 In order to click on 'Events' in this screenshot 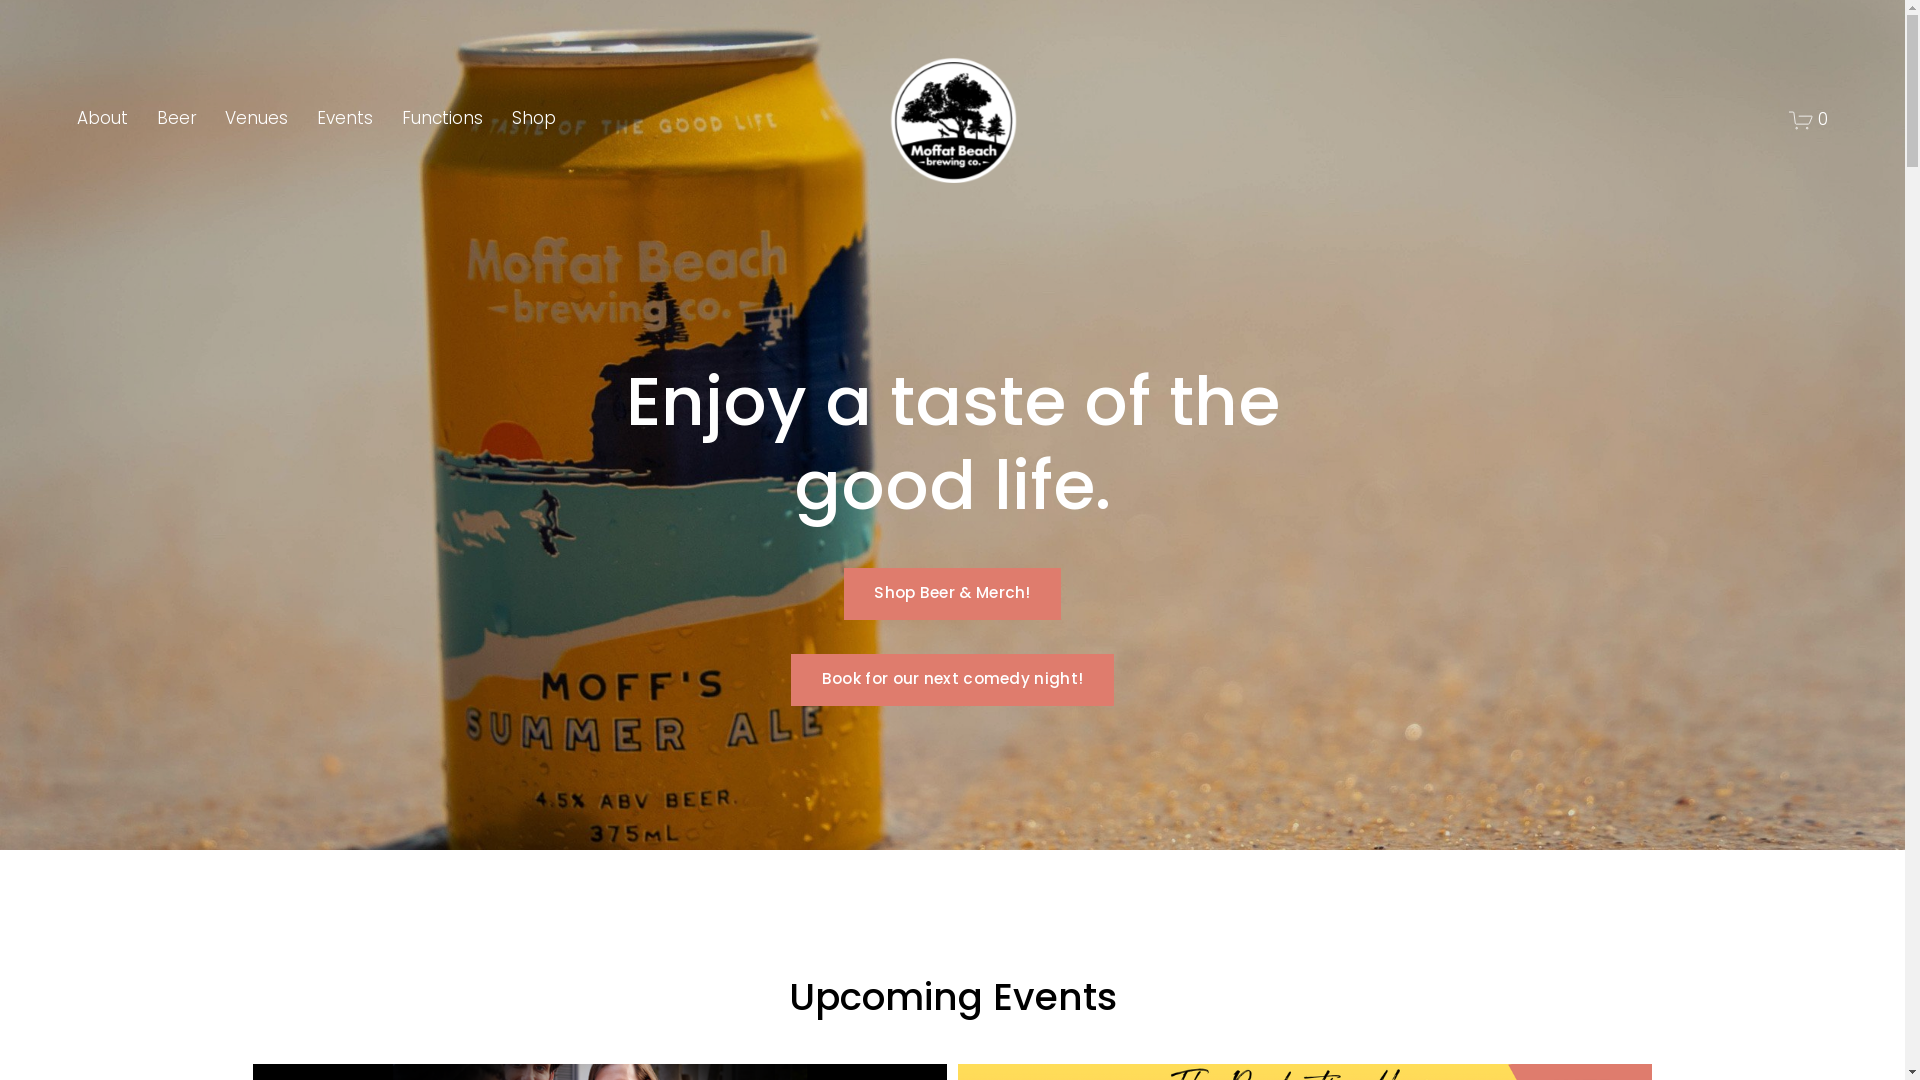, I will do `click(345, 119)`.